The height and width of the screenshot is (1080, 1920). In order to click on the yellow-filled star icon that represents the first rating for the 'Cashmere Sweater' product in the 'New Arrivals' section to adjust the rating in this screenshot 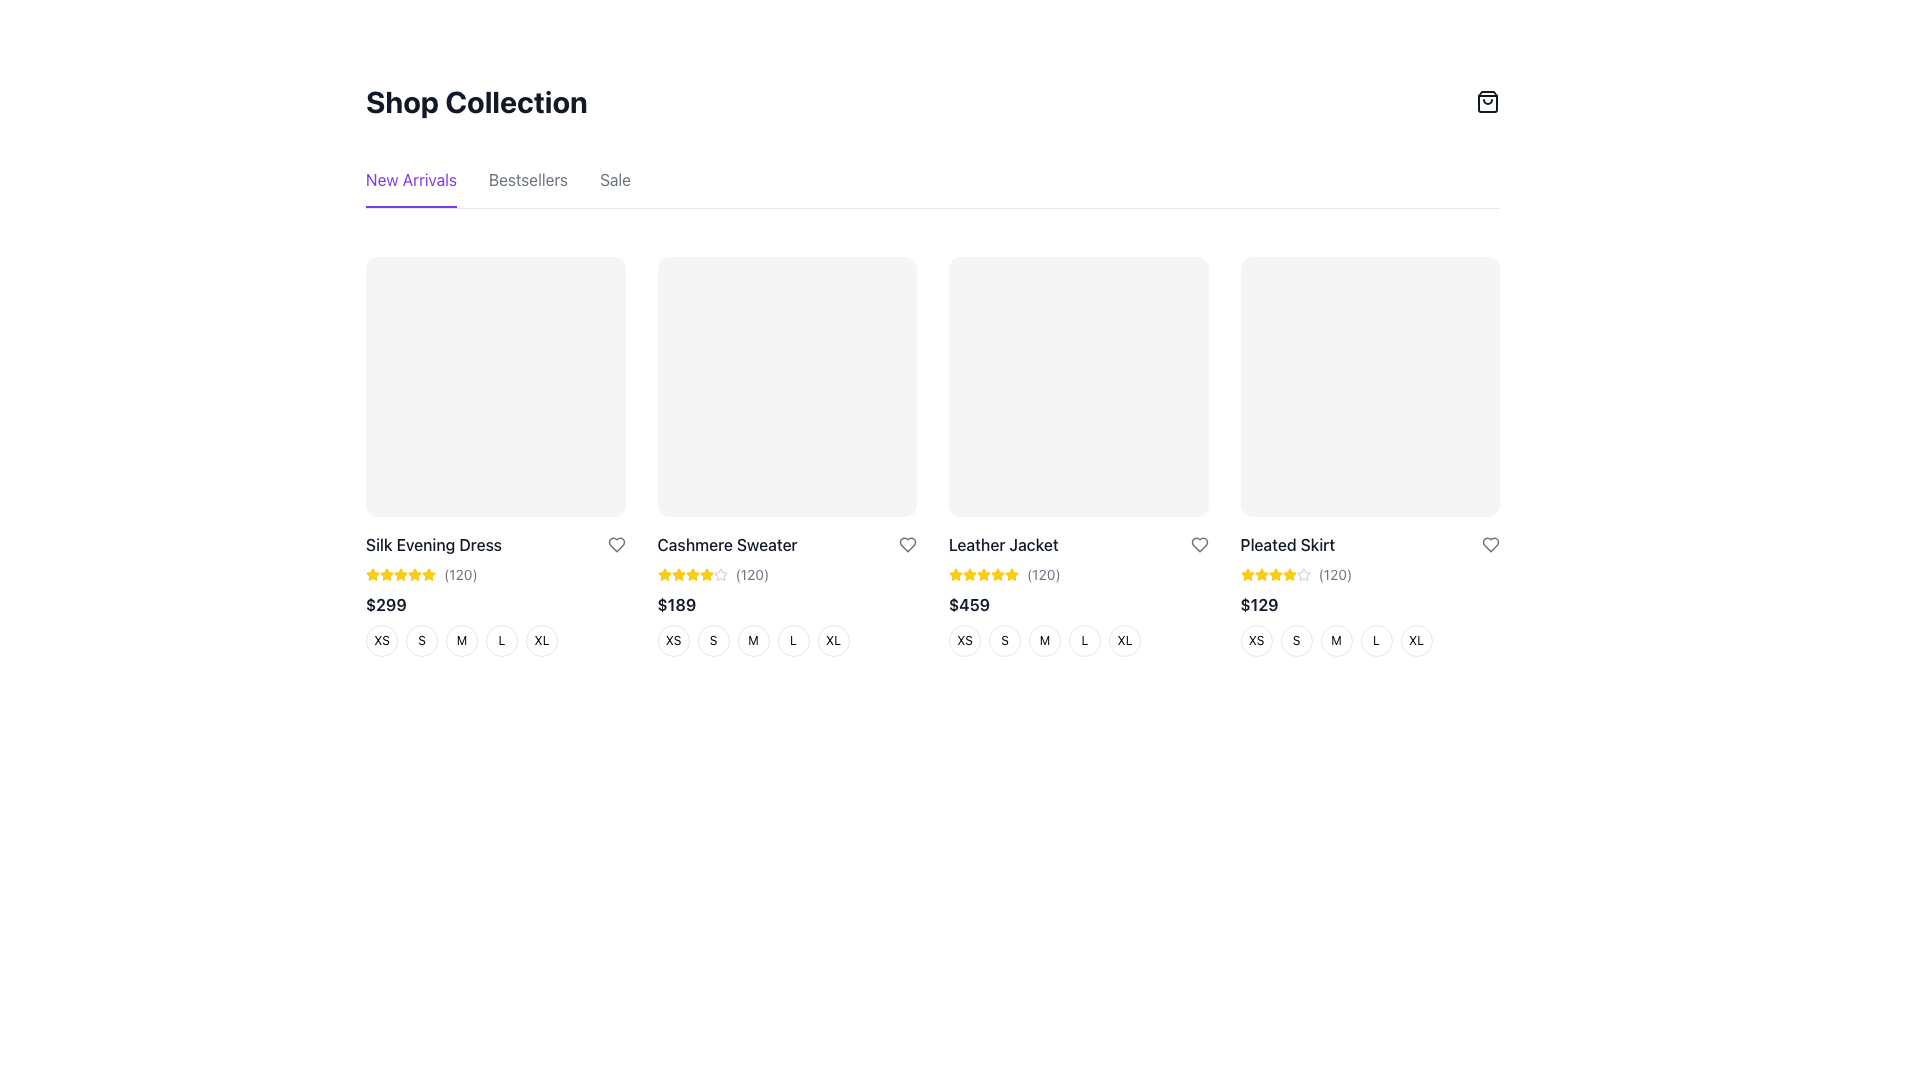, I will do `click(678, 574)`.